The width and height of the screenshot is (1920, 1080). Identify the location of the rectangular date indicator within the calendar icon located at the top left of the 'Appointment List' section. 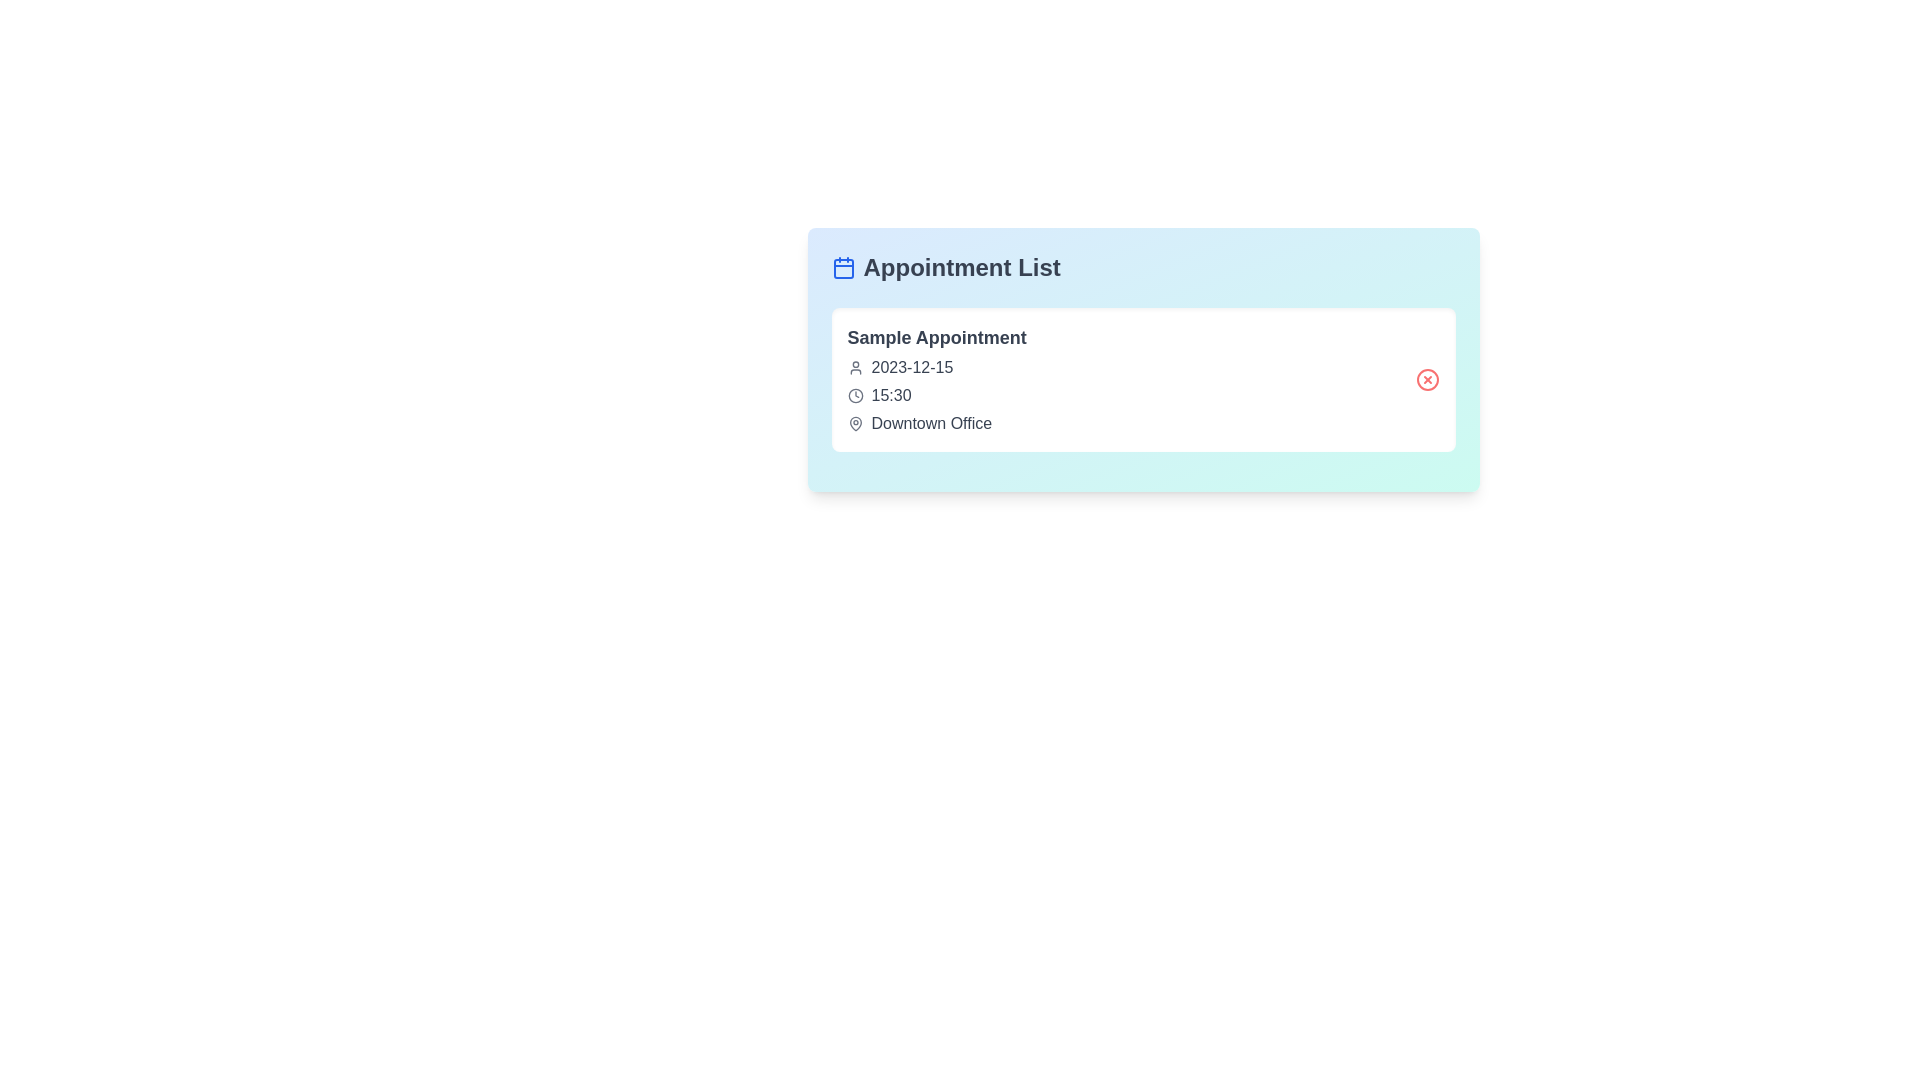
(843, 268).